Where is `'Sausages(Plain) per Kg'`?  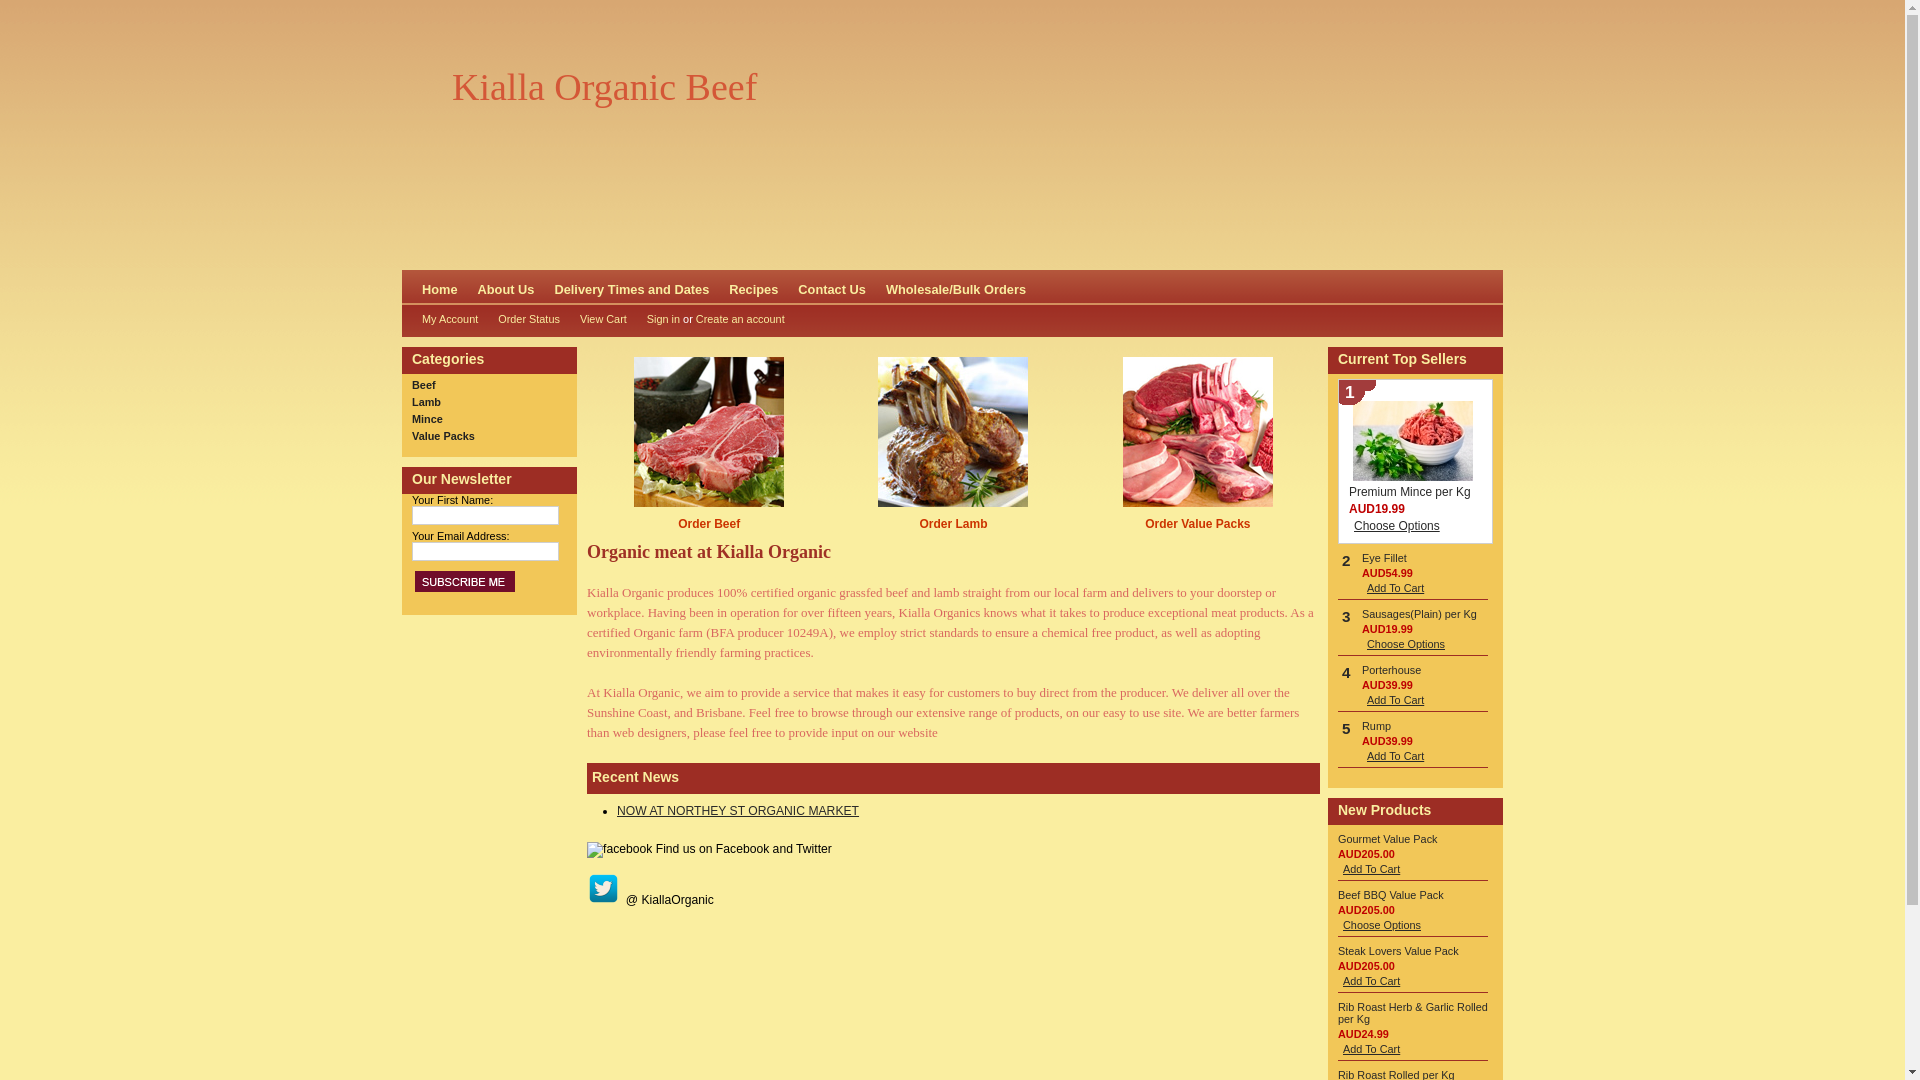
'Sausages(Plain) per Kg' is located at coordinates (1418, 612).